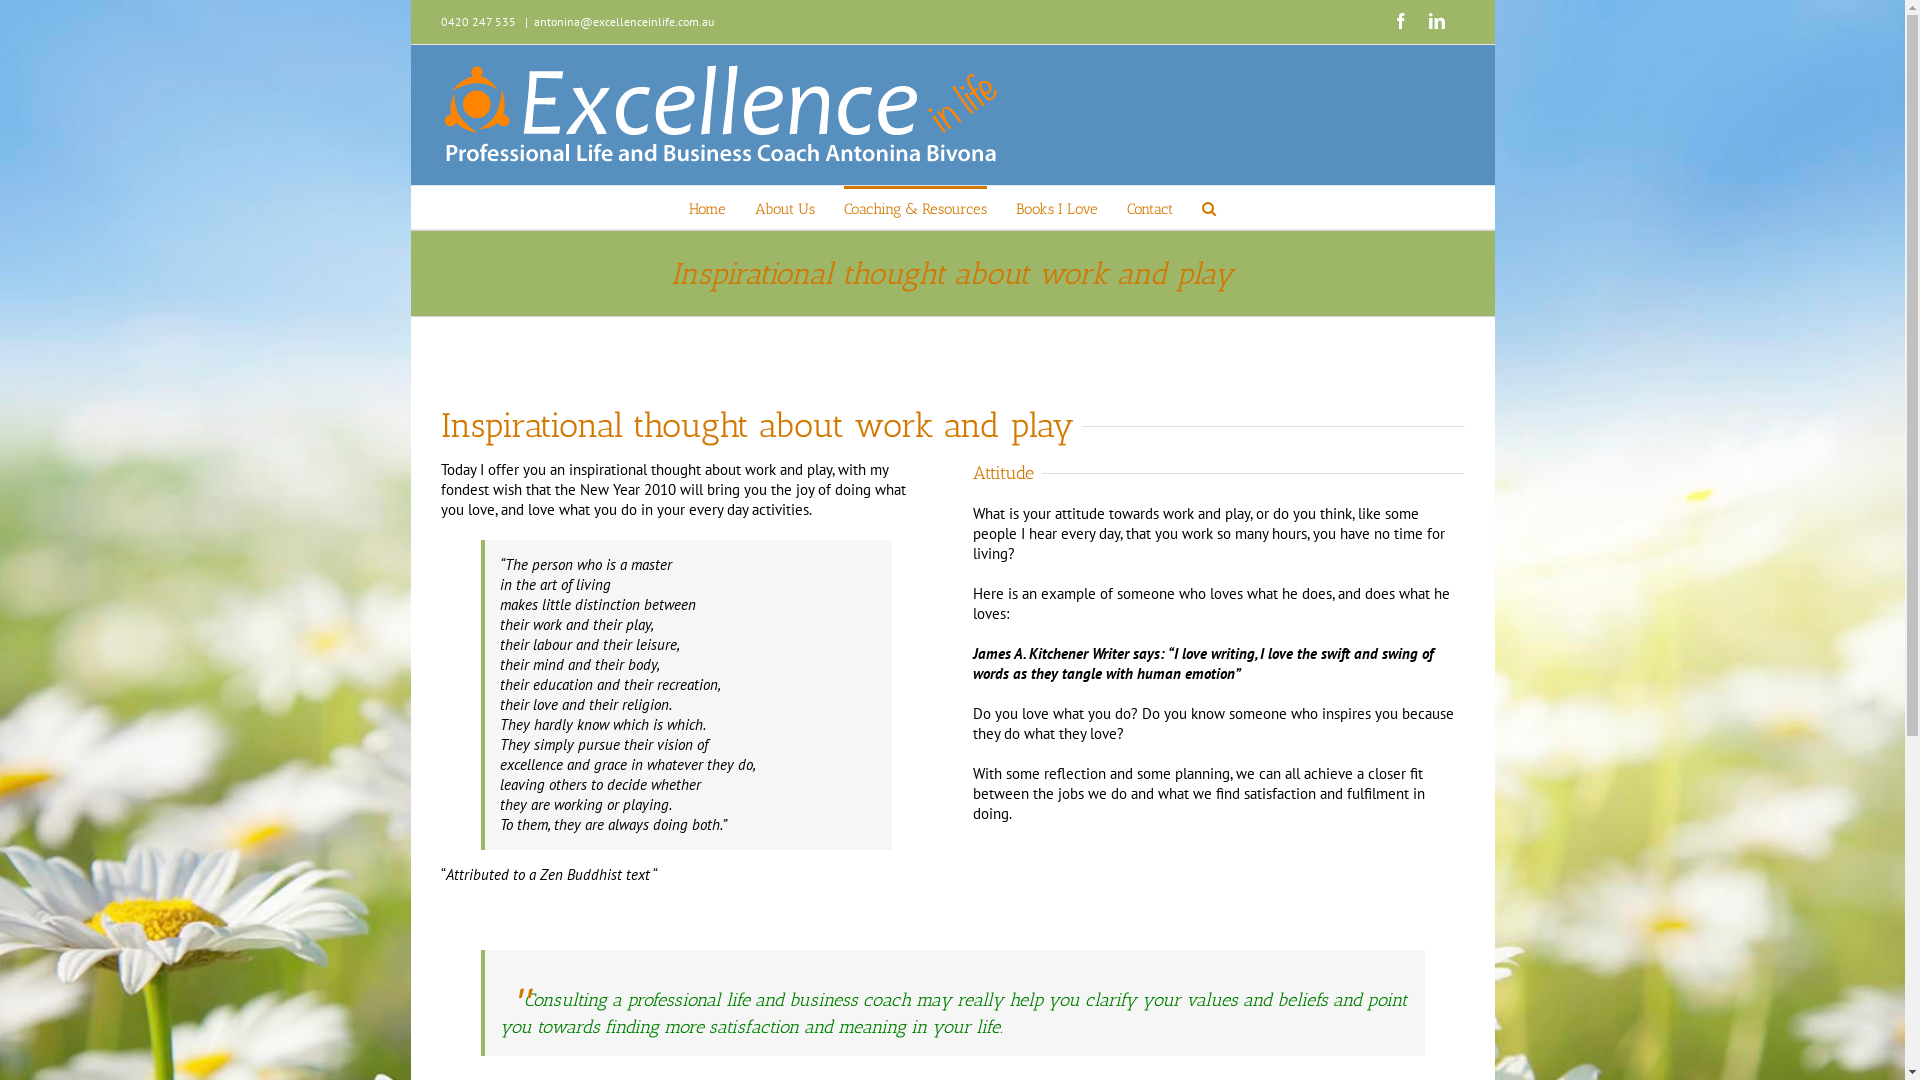  What do you see at coordinates (784, 207) in the screenshot?
I see `'About Us'` at bounding box center [784, 207].